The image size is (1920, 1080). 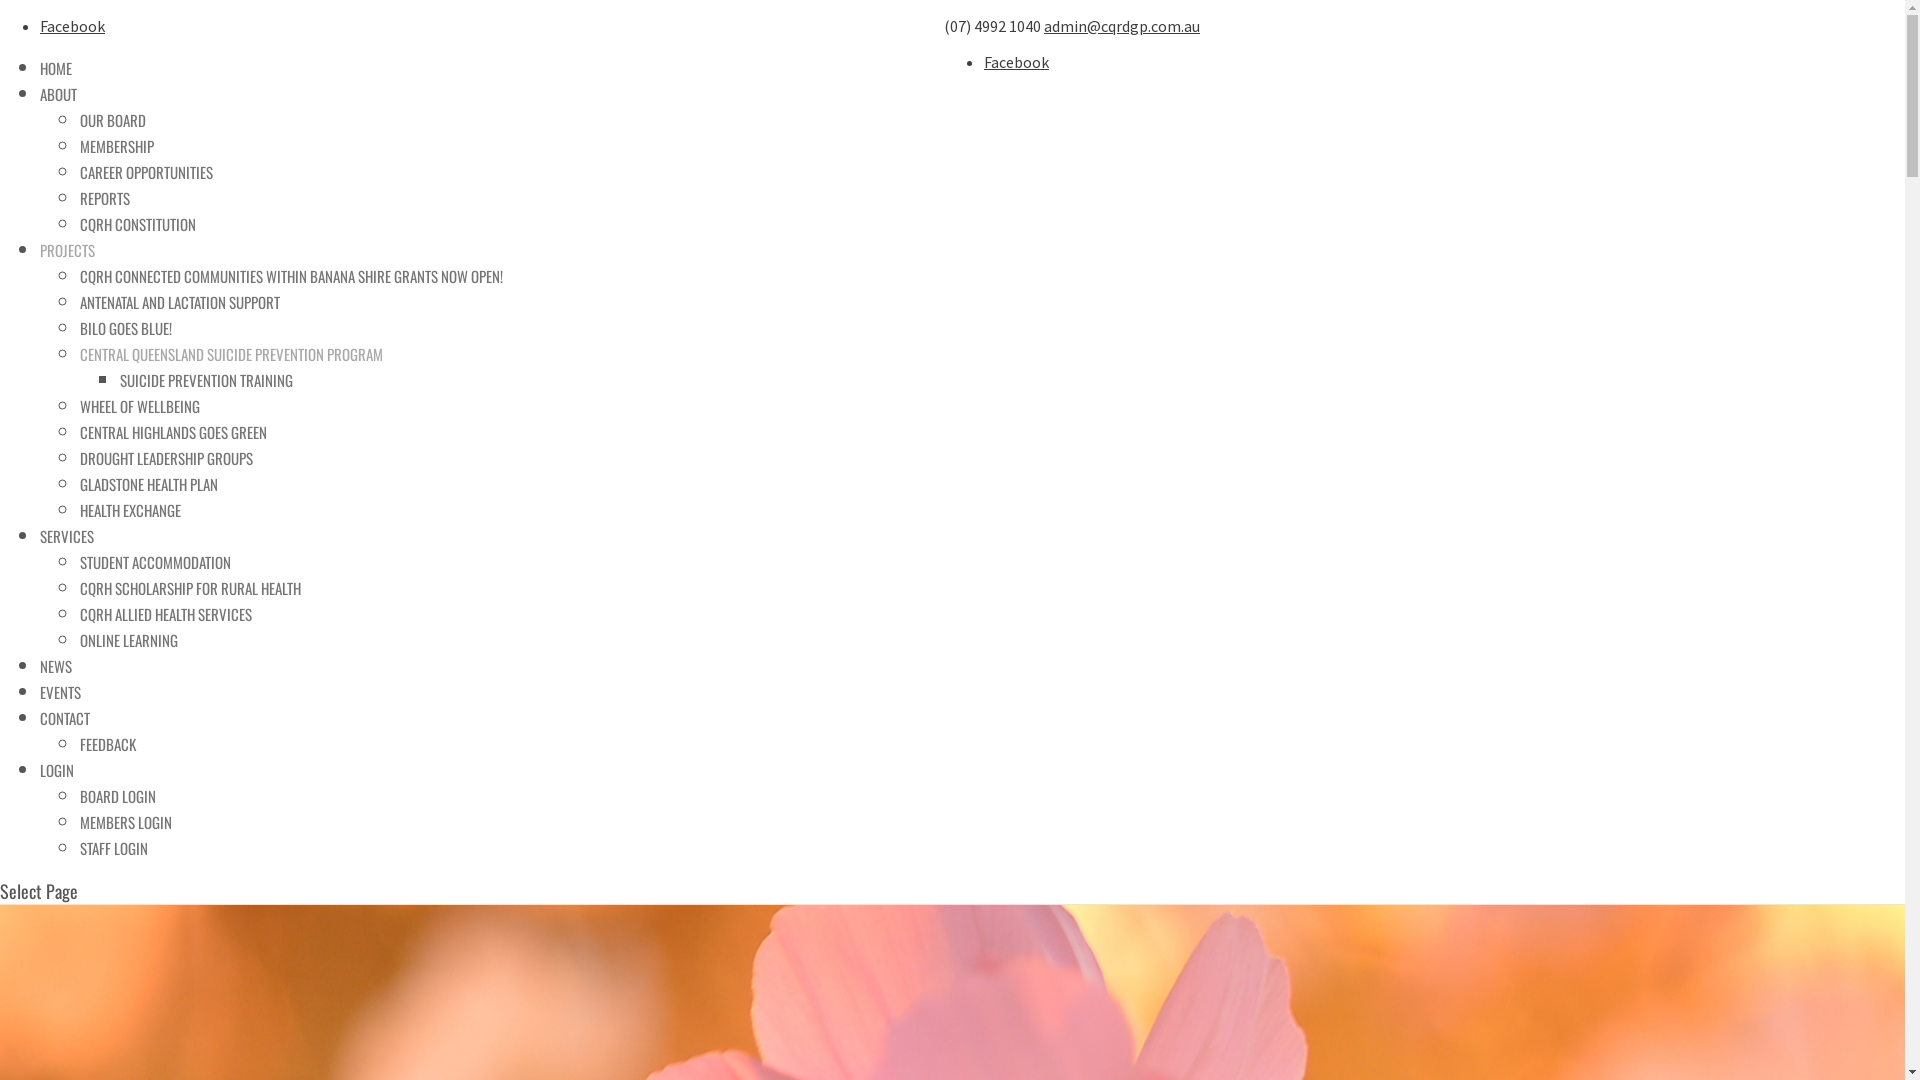 What do you see at coordinates (145, 171) in the screenshot?
I see `'CAREER OPPORTUNITIES'` at bounding box center [145, 171].